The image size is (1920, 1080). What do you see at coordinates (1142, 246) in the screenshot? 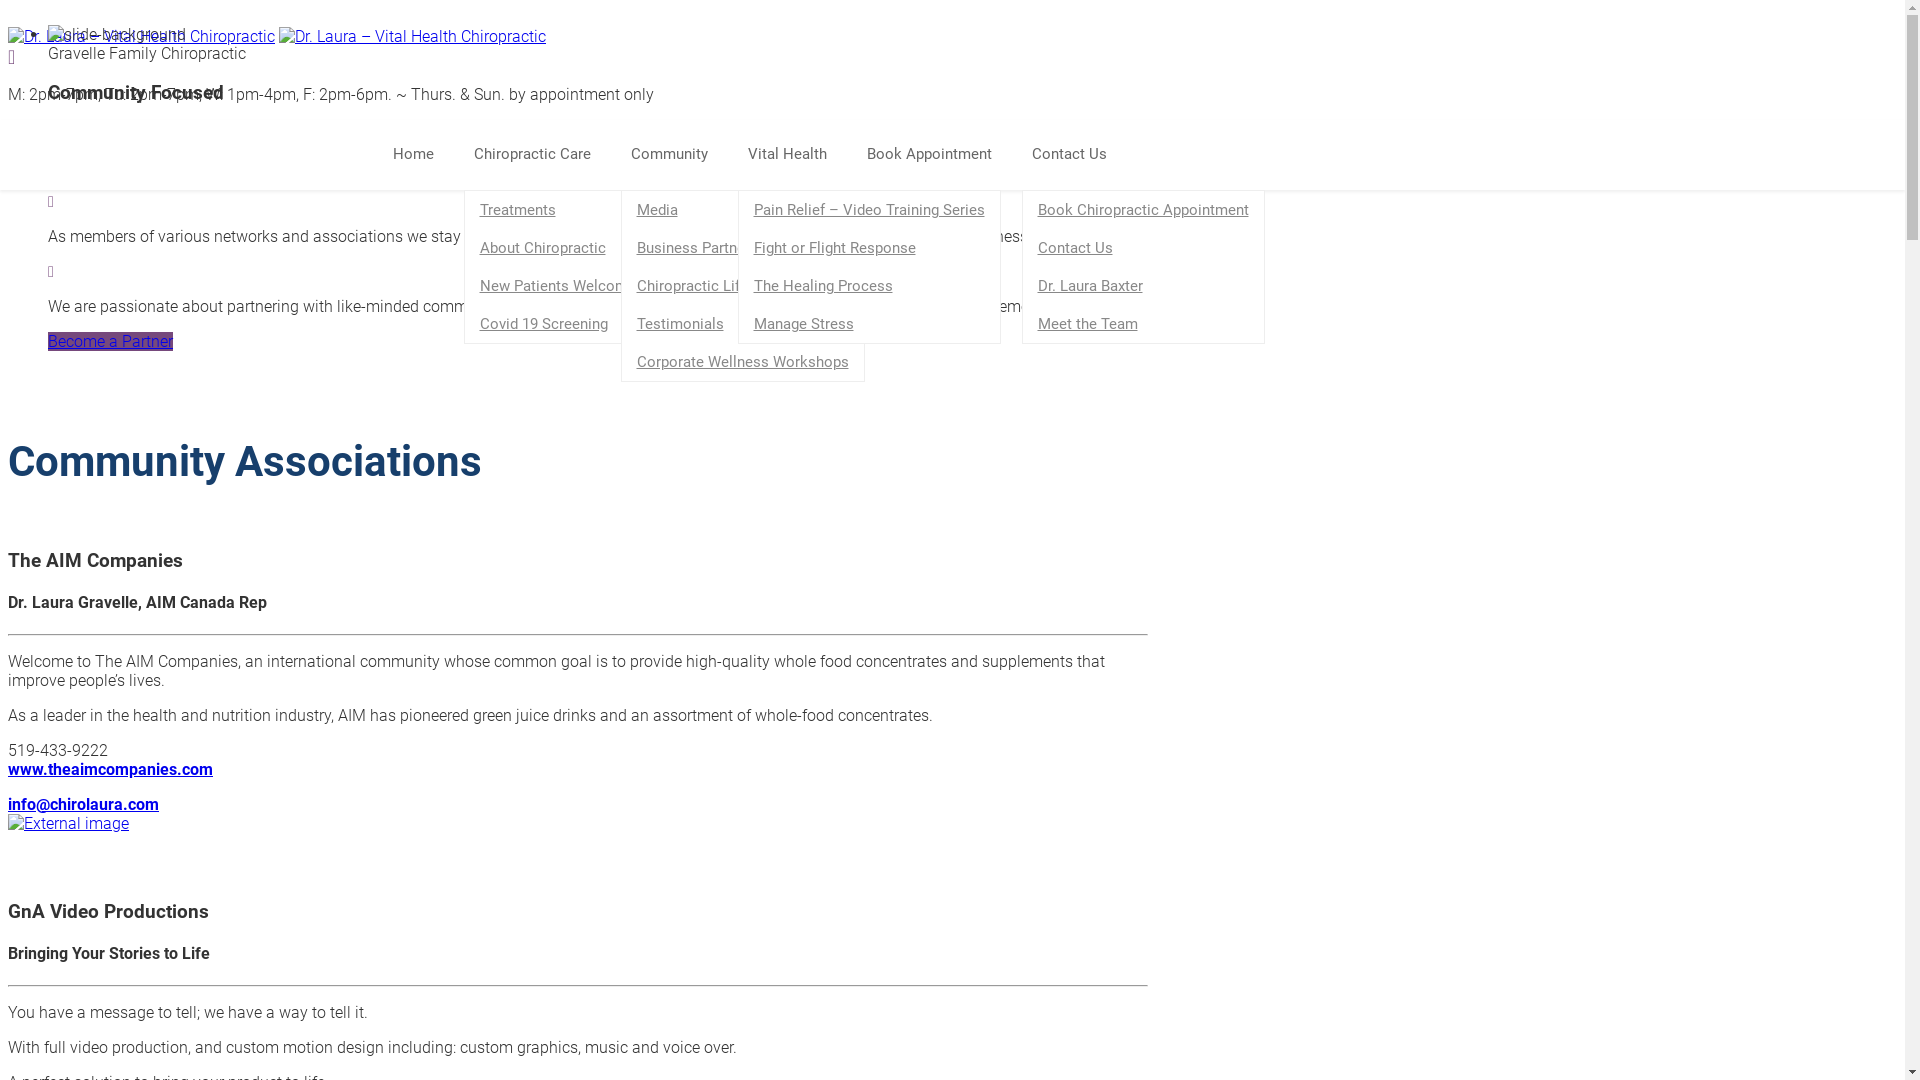
I see `'Contact Us'` at bounding box center [1142, 246].